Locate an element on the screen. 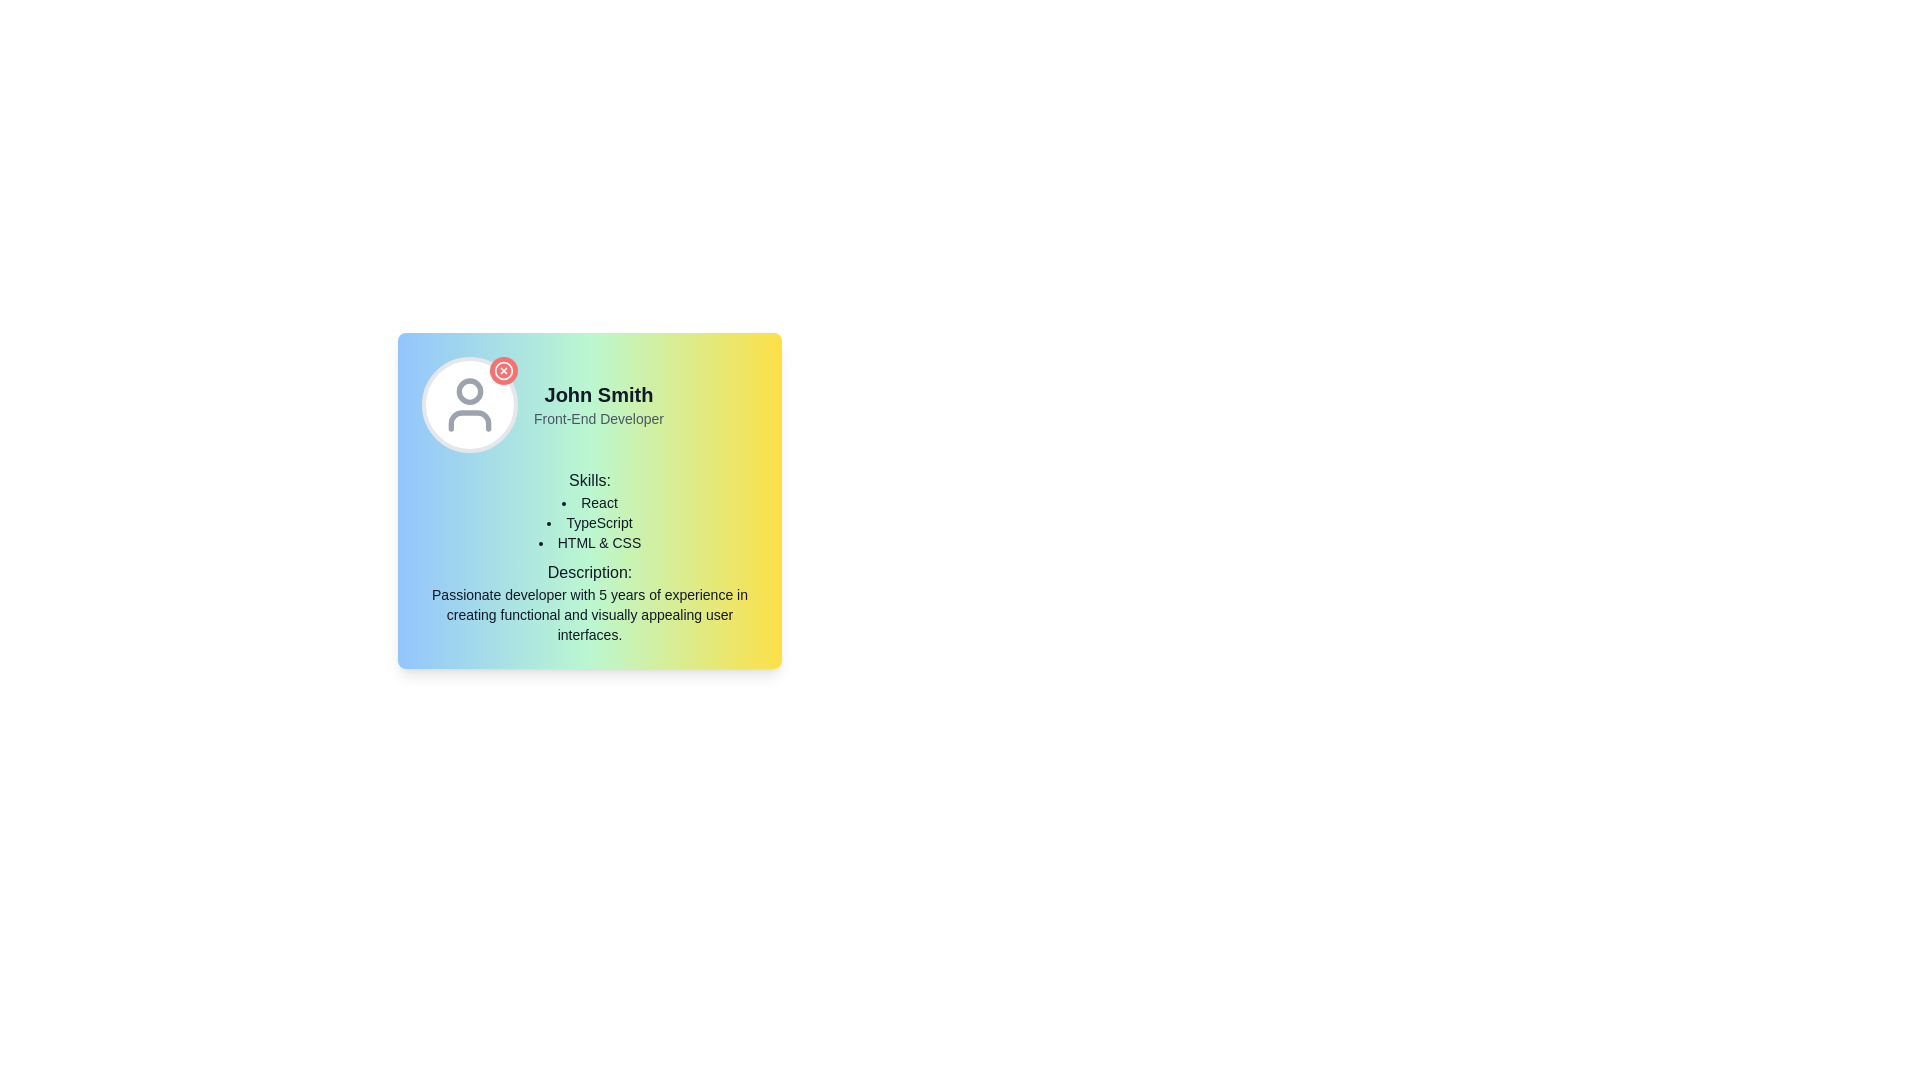 This screenshot has height=1080, width=1920. the Text Label indicating the job title or role associated with the individual named 'John Smith', located within the profile card below the name is located at coordinates (598, 418).